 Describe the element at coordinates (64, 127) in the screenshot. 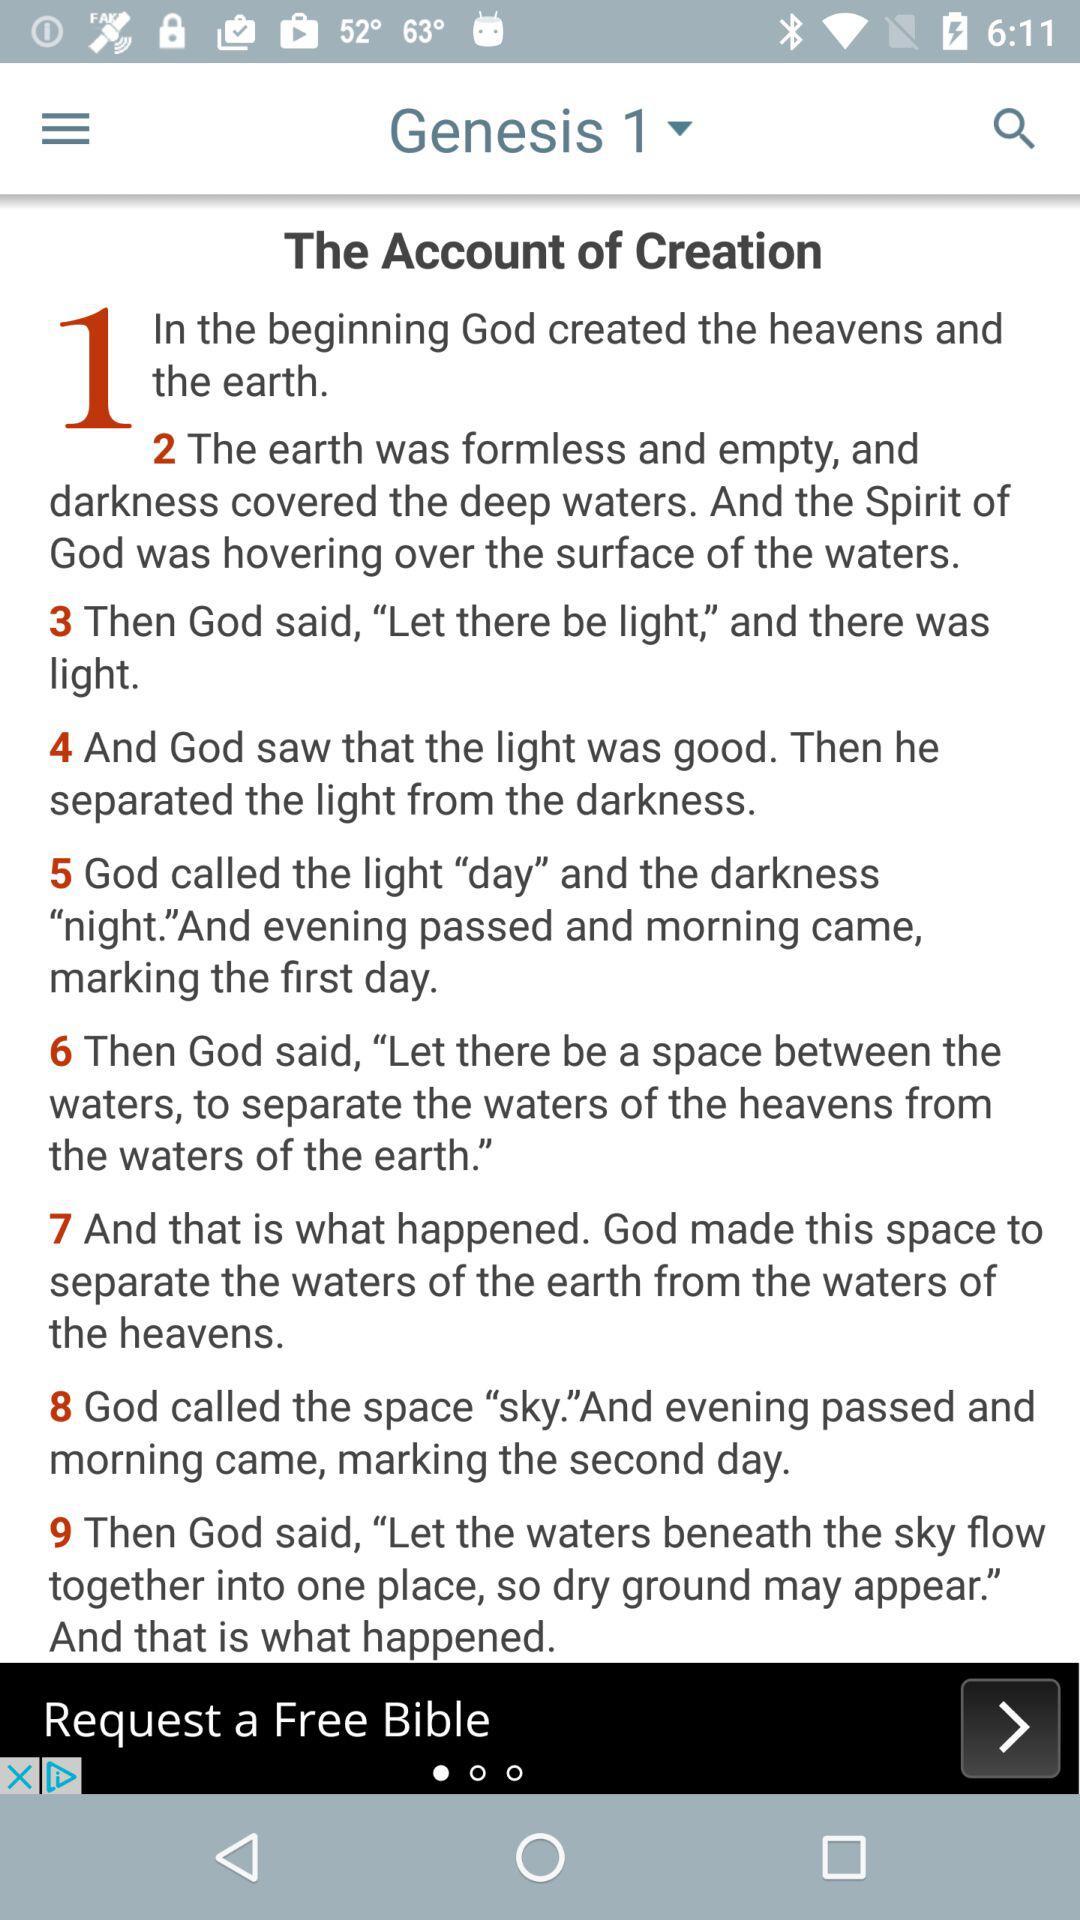

I see `the menu icon` at that location.